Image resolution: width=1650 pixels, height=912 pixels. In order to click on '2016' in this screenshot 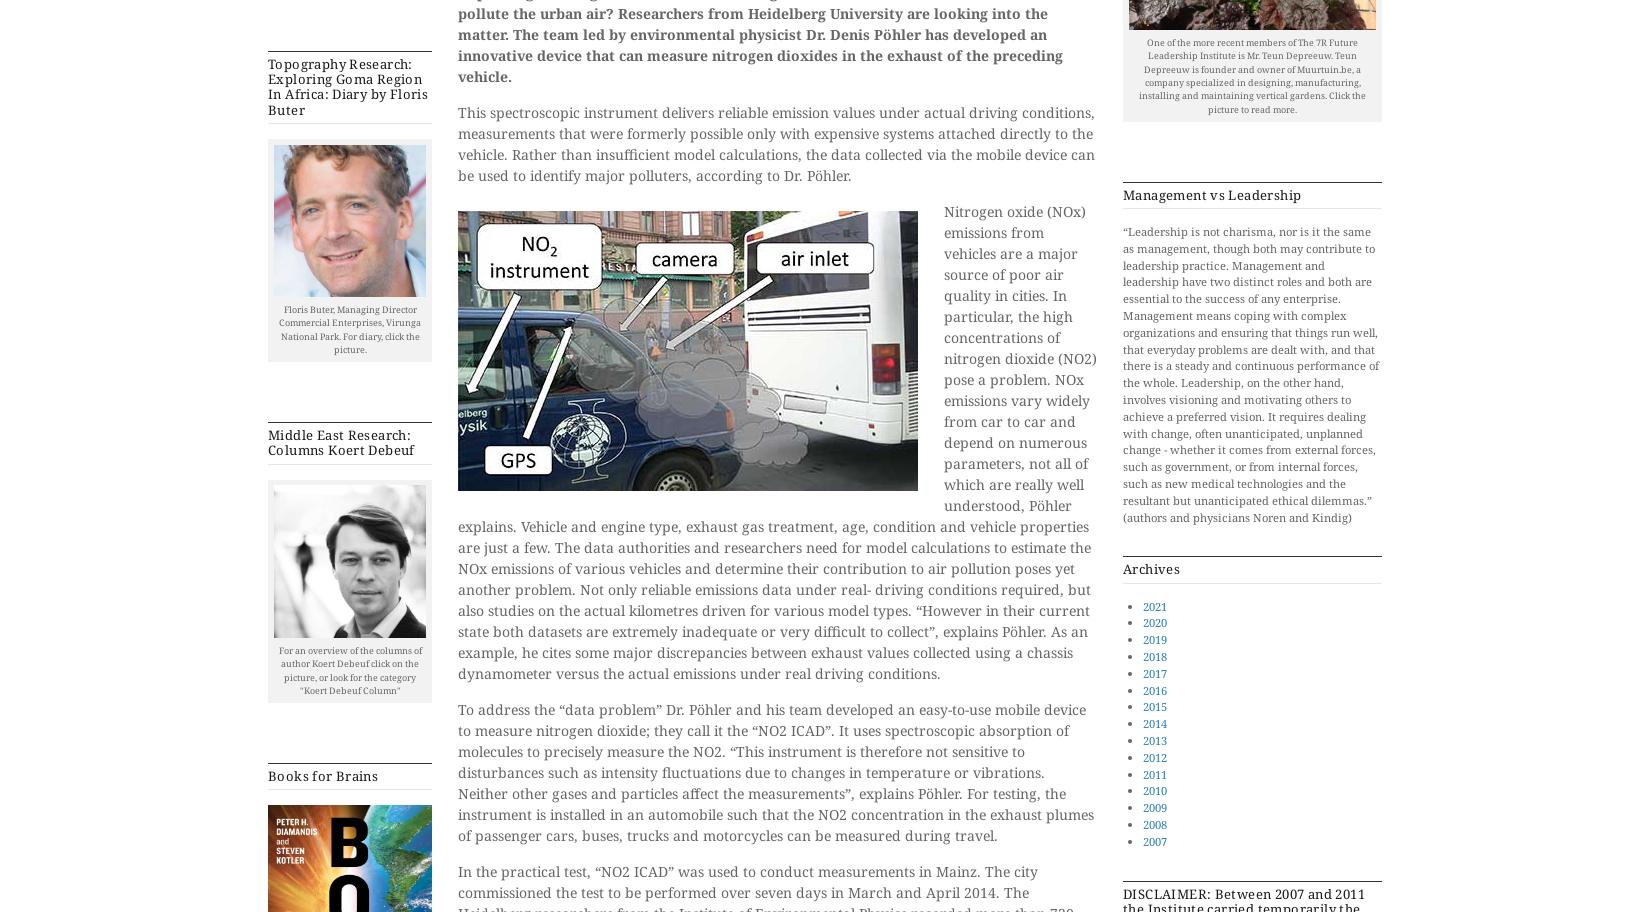, I will do `click(1154, 689)`.